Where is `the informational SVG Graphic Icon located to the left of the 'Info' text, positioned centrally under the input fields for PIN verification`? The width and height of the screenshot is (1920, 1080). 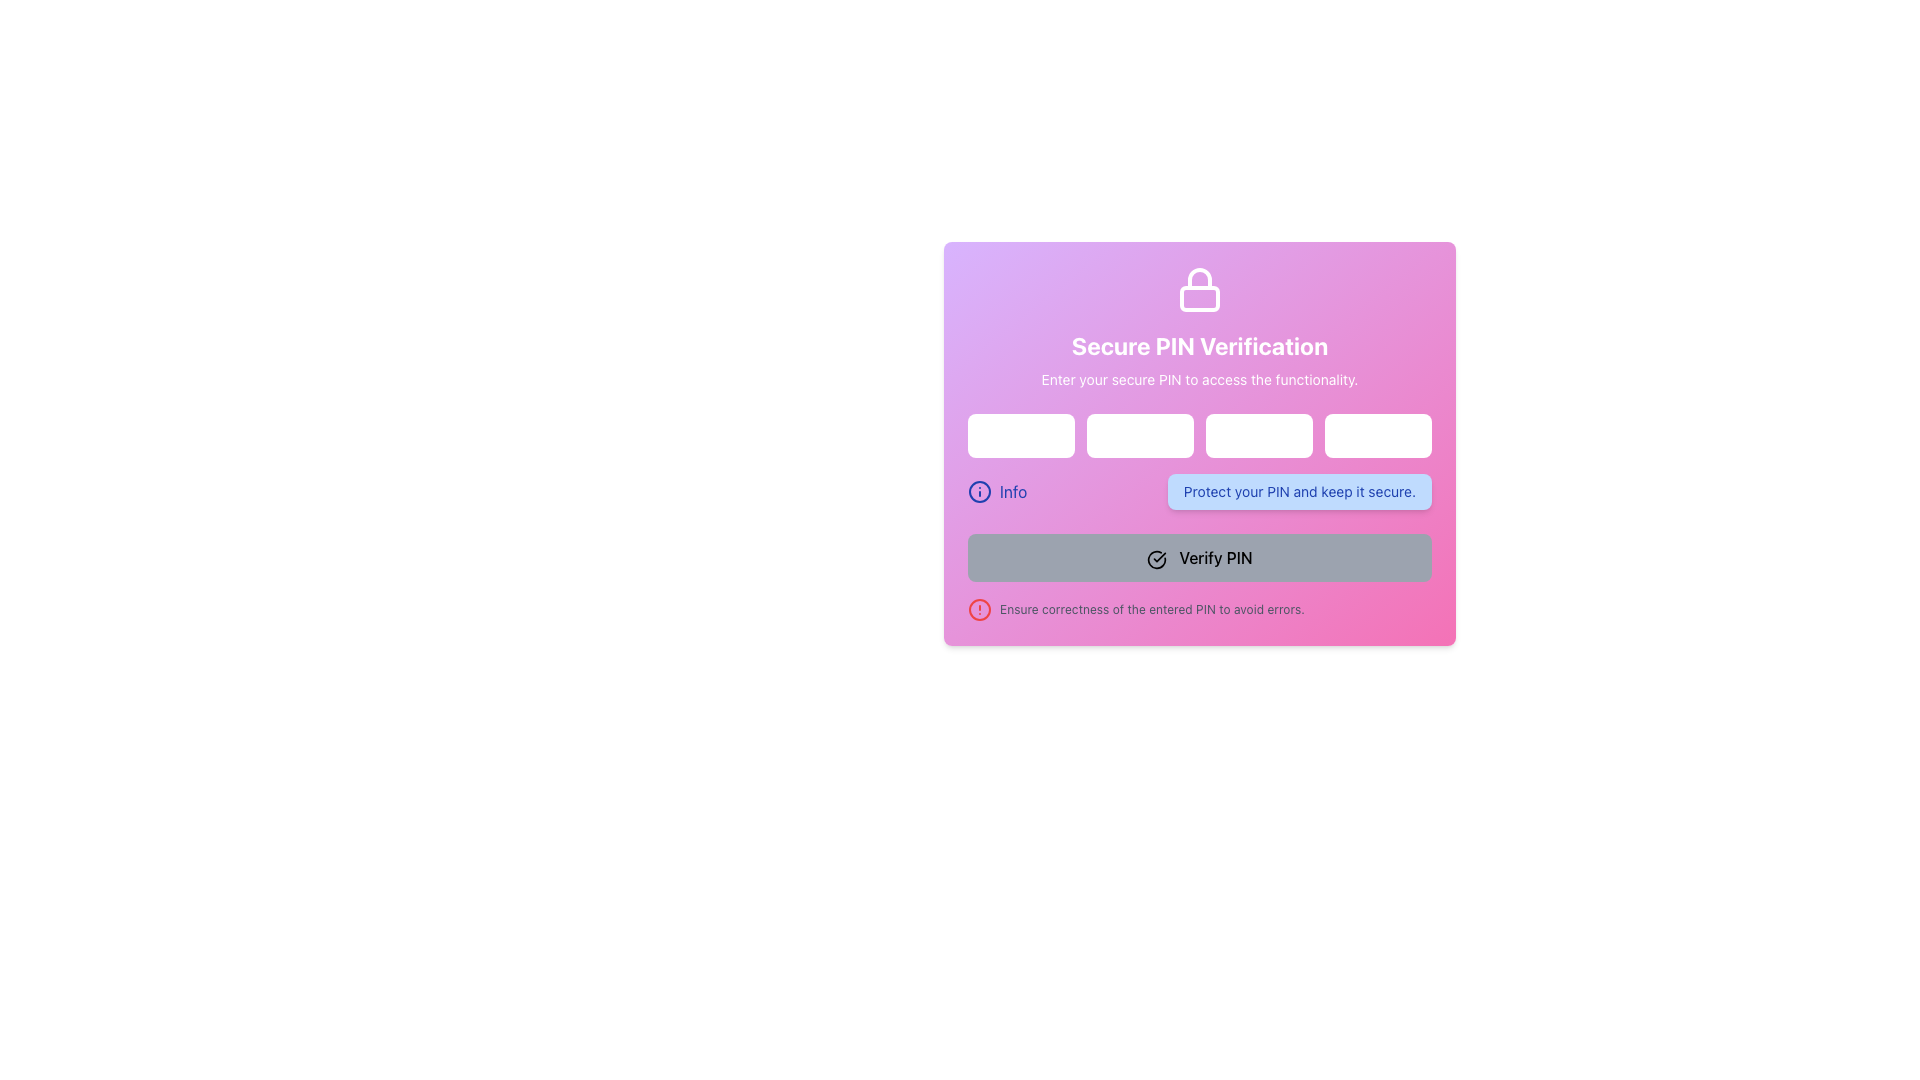 the informational SVG Graphic Icon located to the left of the 'Info' text, positioned centrally under the input fields for PIN verification is located at coordinates (979, 492).